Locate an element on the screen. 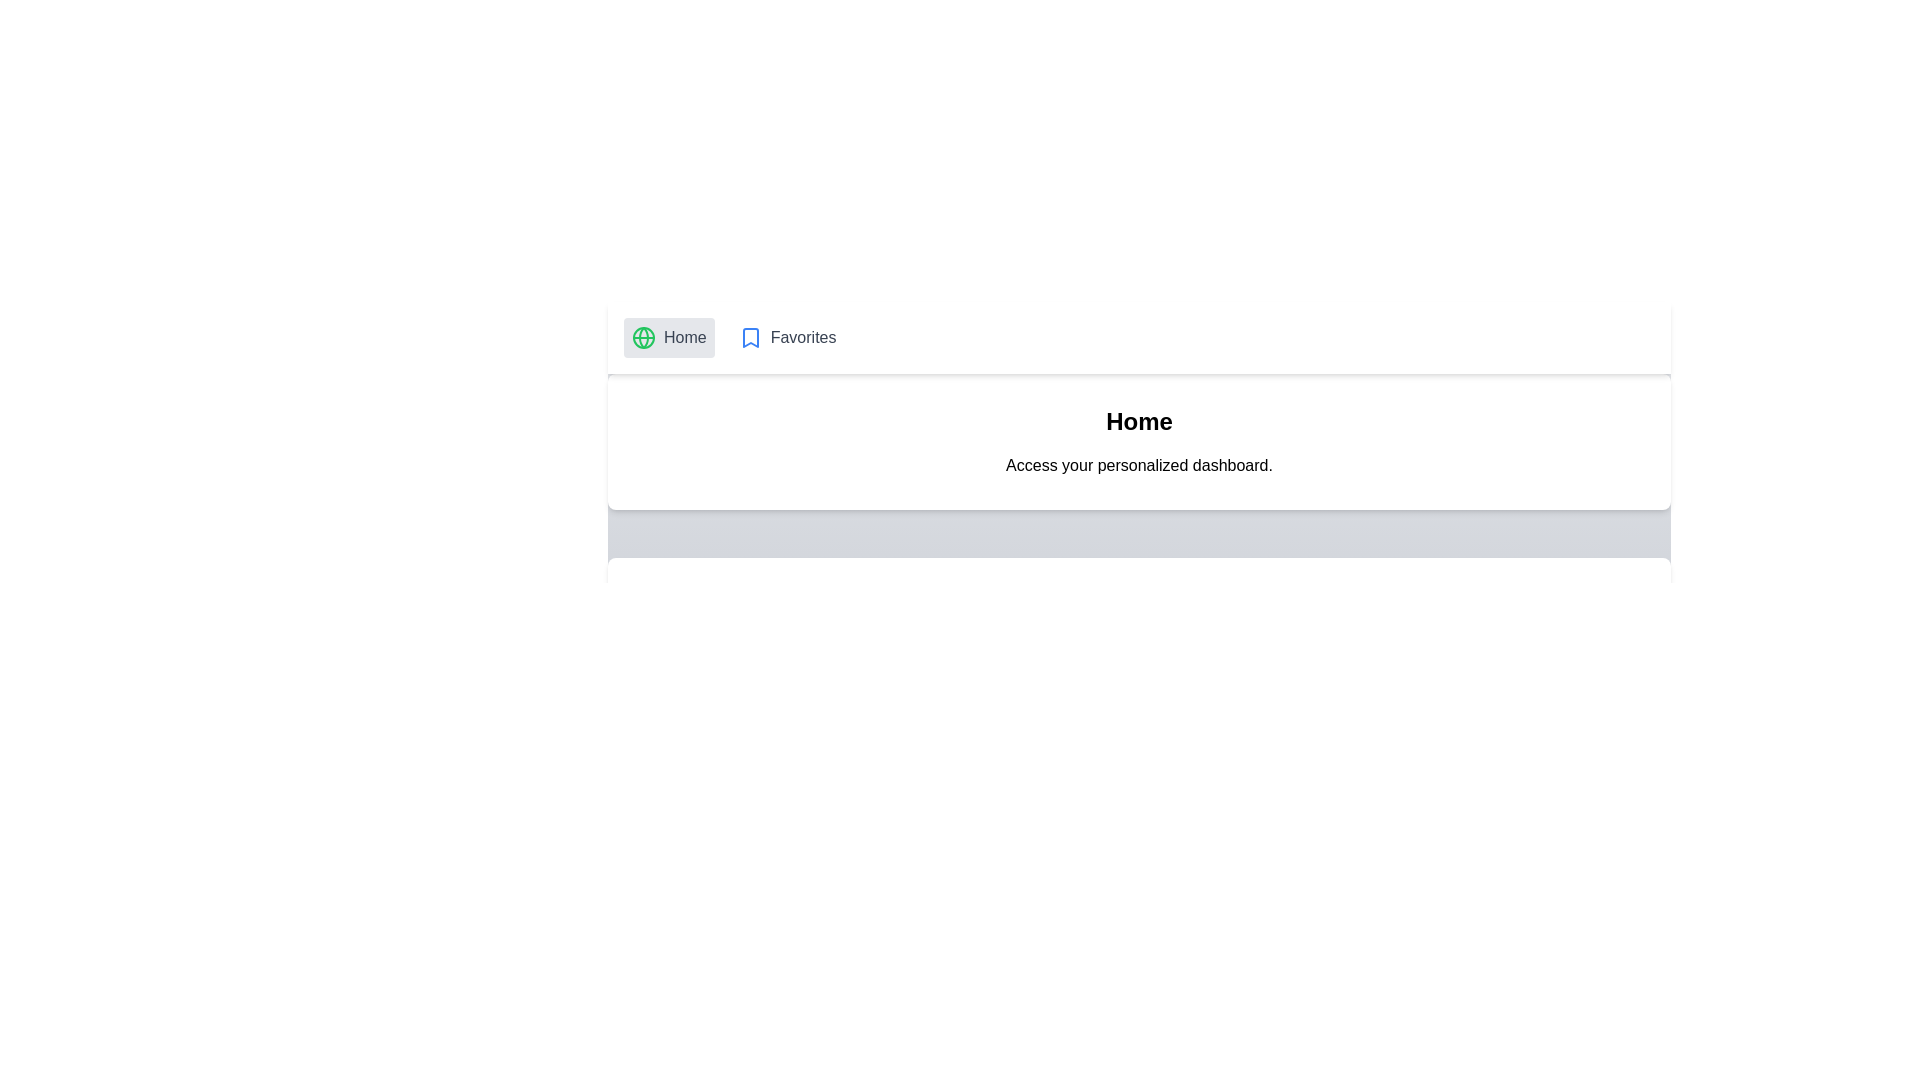  the 'Home' hyperlink located in the top navigation bar, positioned to the left of 'Favorites' and to the right of the globe-shaped icon is located at coordinates (685, 337).